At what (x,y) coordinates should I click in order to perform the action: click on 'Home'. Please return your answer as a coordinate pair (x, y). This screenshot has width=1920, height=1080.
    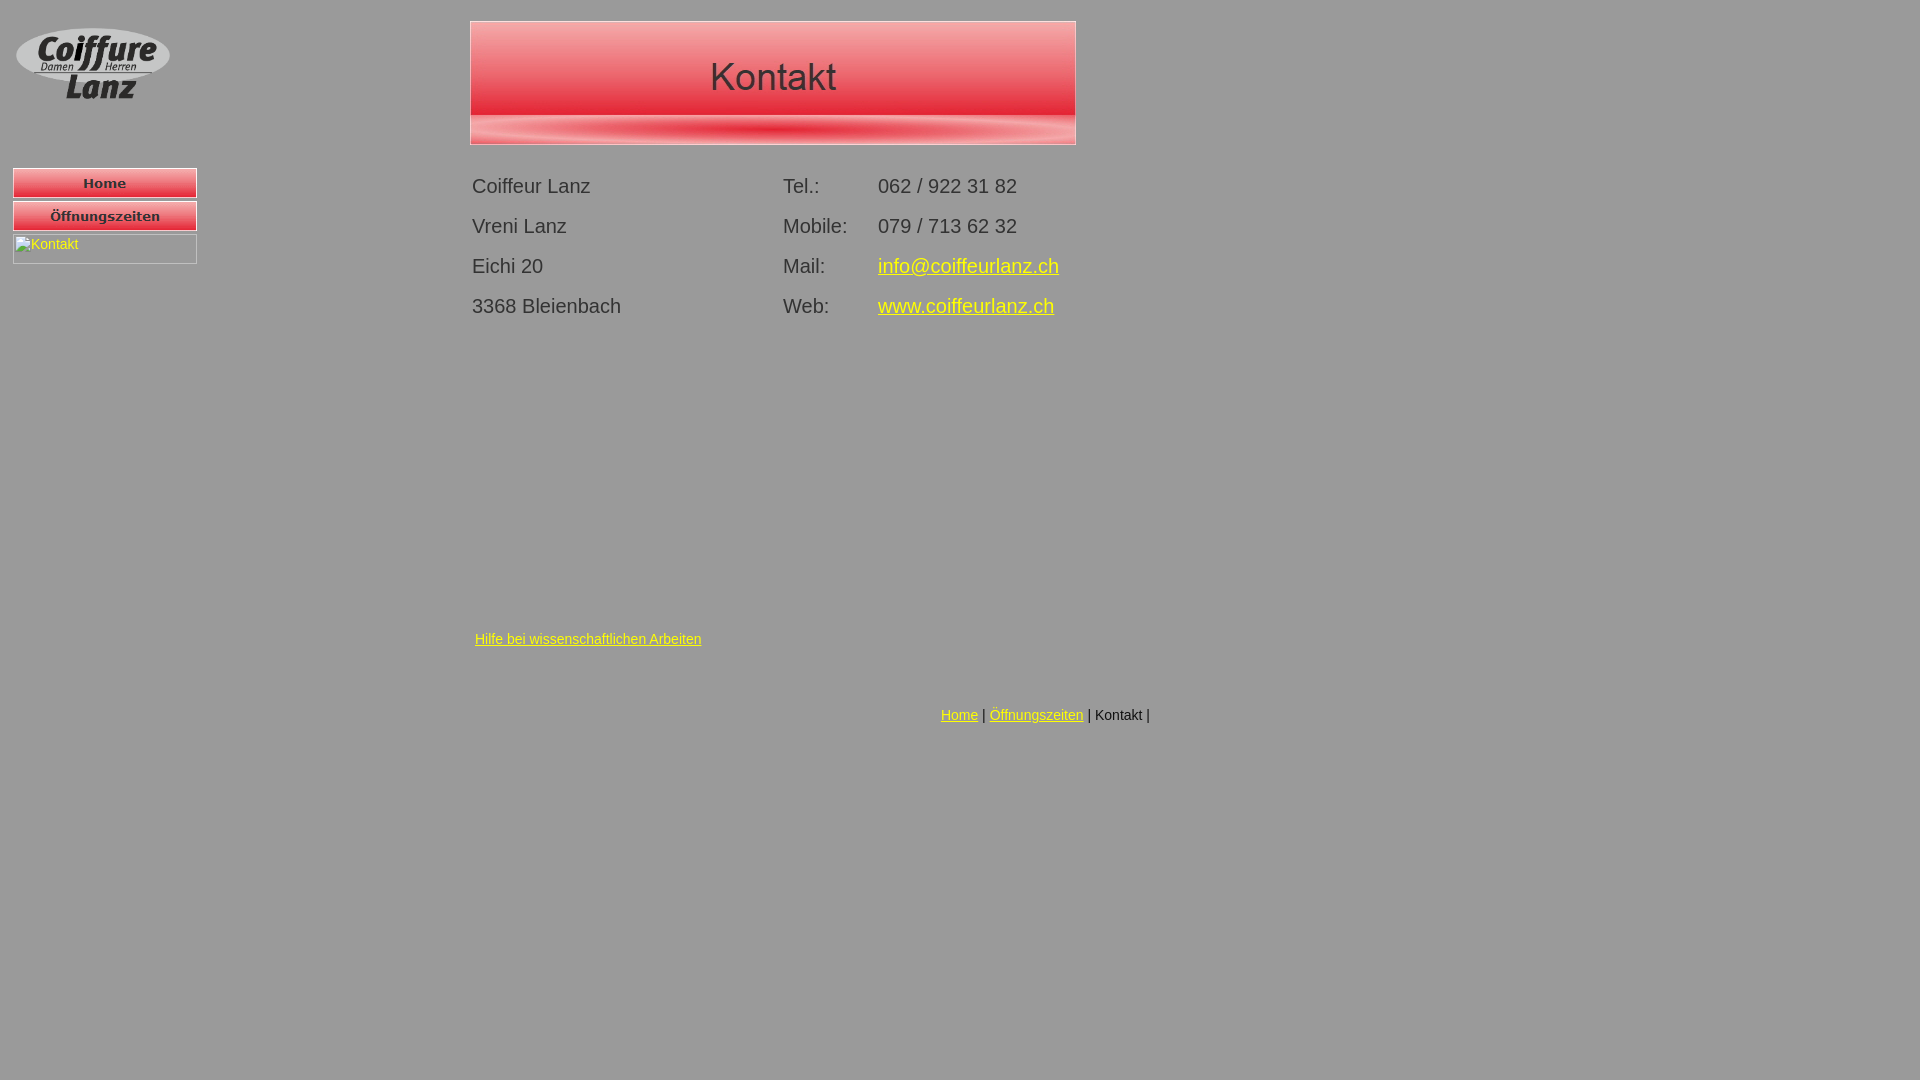
    Looking at the image, I should click on (939, 713).